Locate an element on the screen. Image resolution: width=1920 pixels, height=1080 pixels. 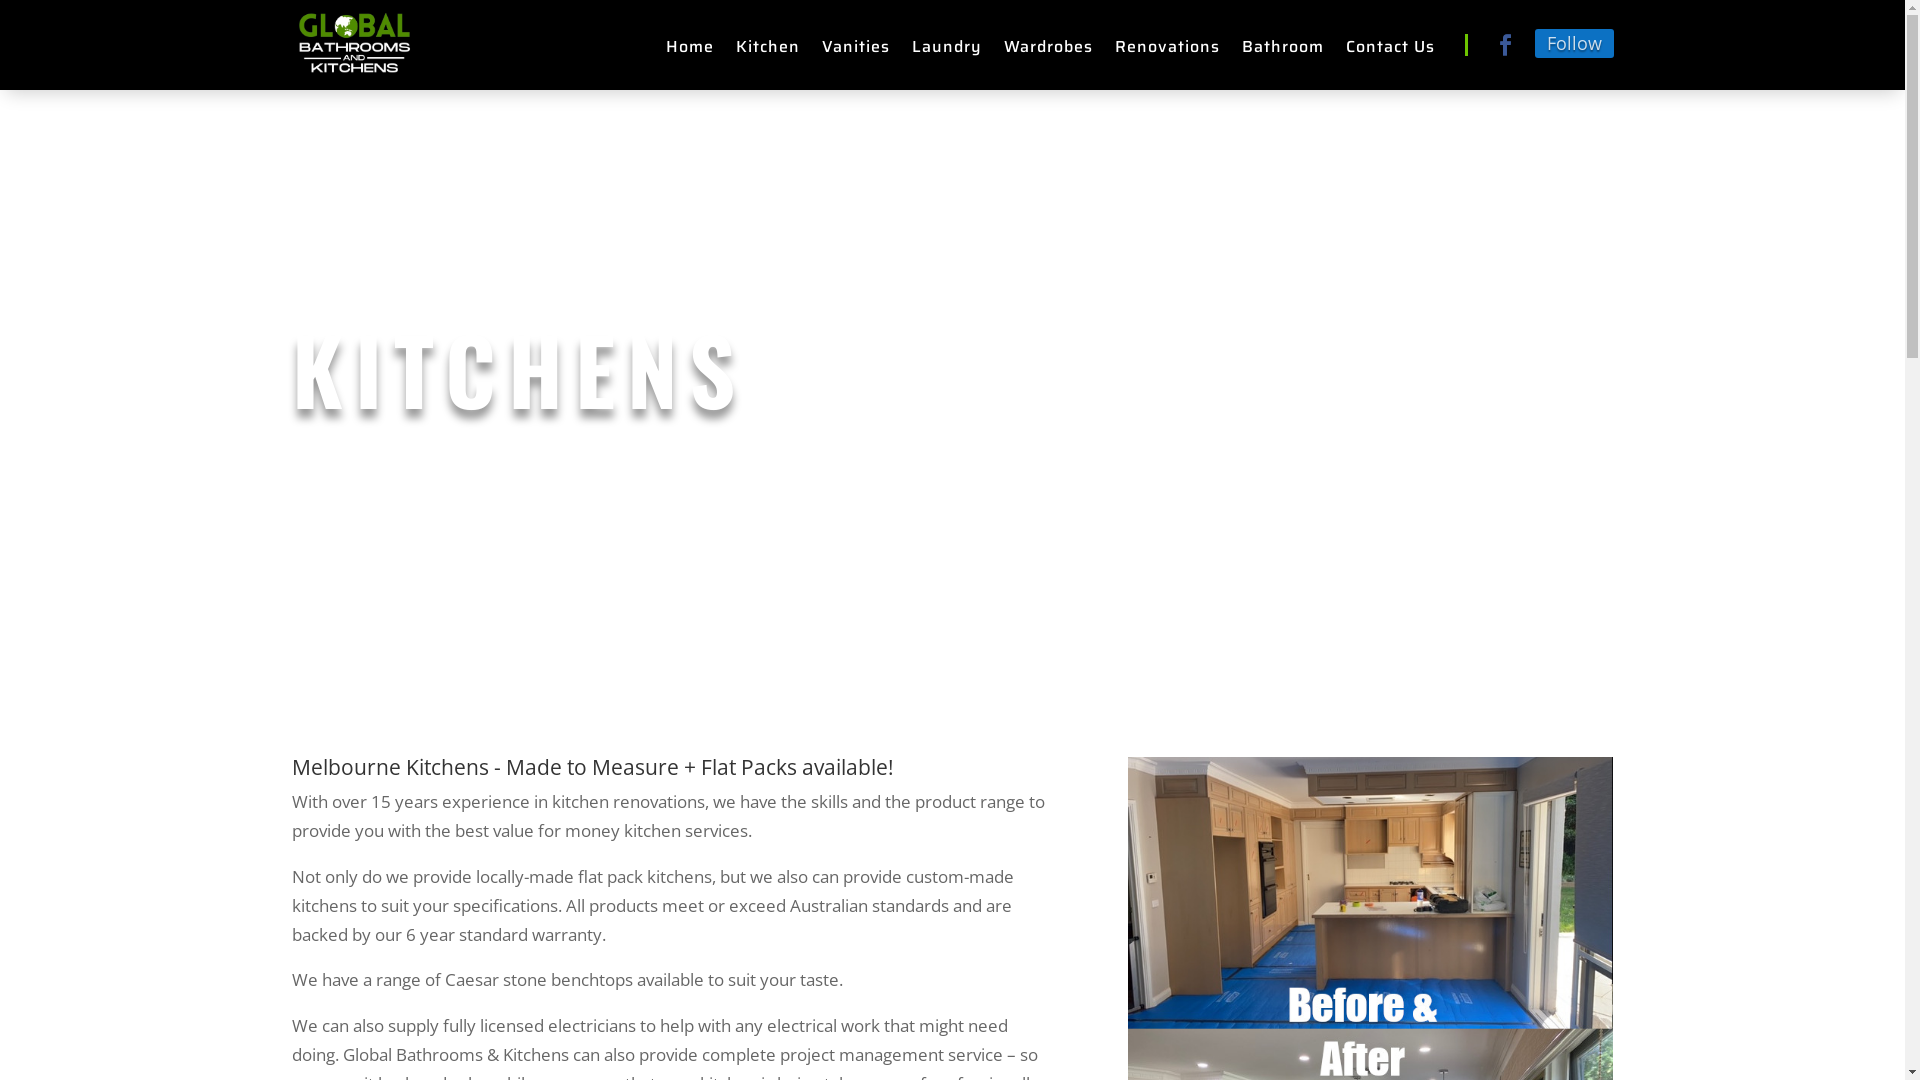
'Vanities' is located at coordinates (855, 49).